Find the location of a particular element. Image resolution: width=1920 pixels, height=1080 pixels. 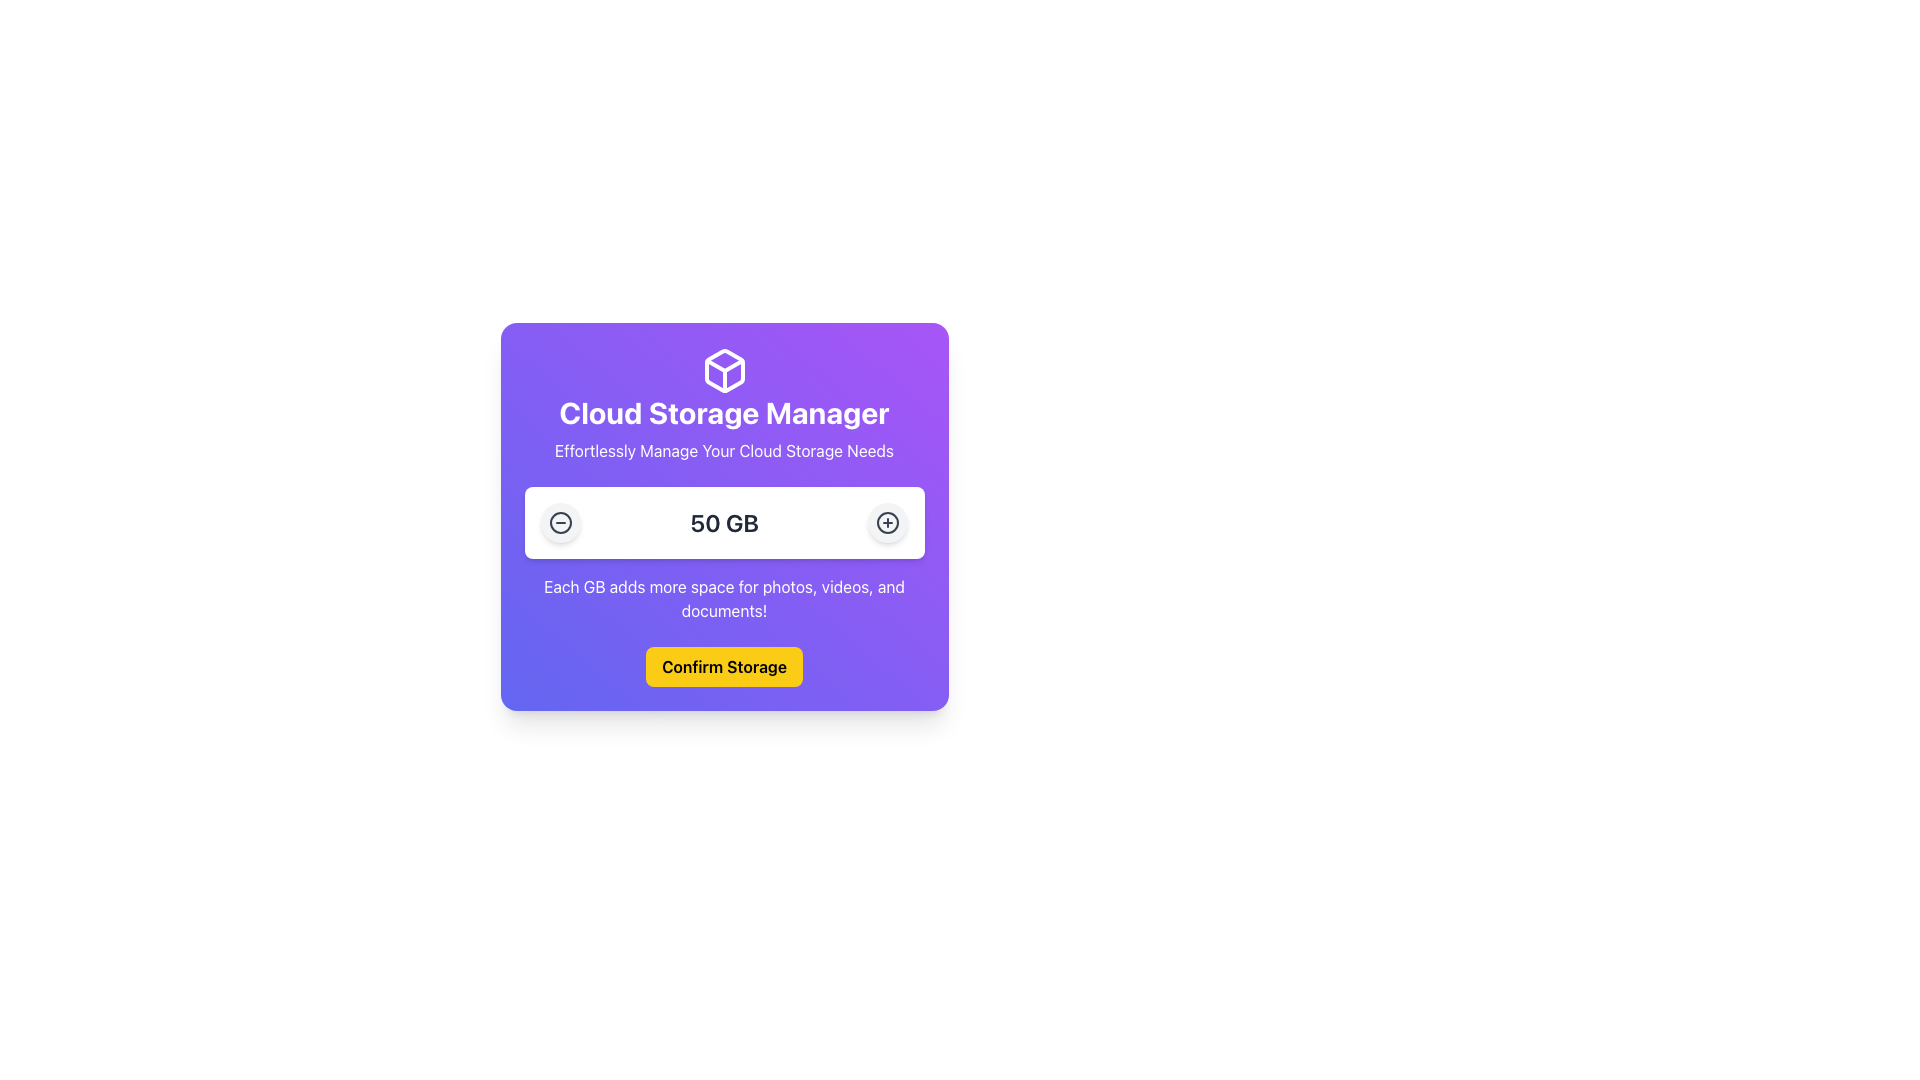

the informational text element that displays the message 'Each GB adds more space for photos, videos, and documents!' which is centered and styled with a white font color against a purple background is located at coordinates (723, 597).